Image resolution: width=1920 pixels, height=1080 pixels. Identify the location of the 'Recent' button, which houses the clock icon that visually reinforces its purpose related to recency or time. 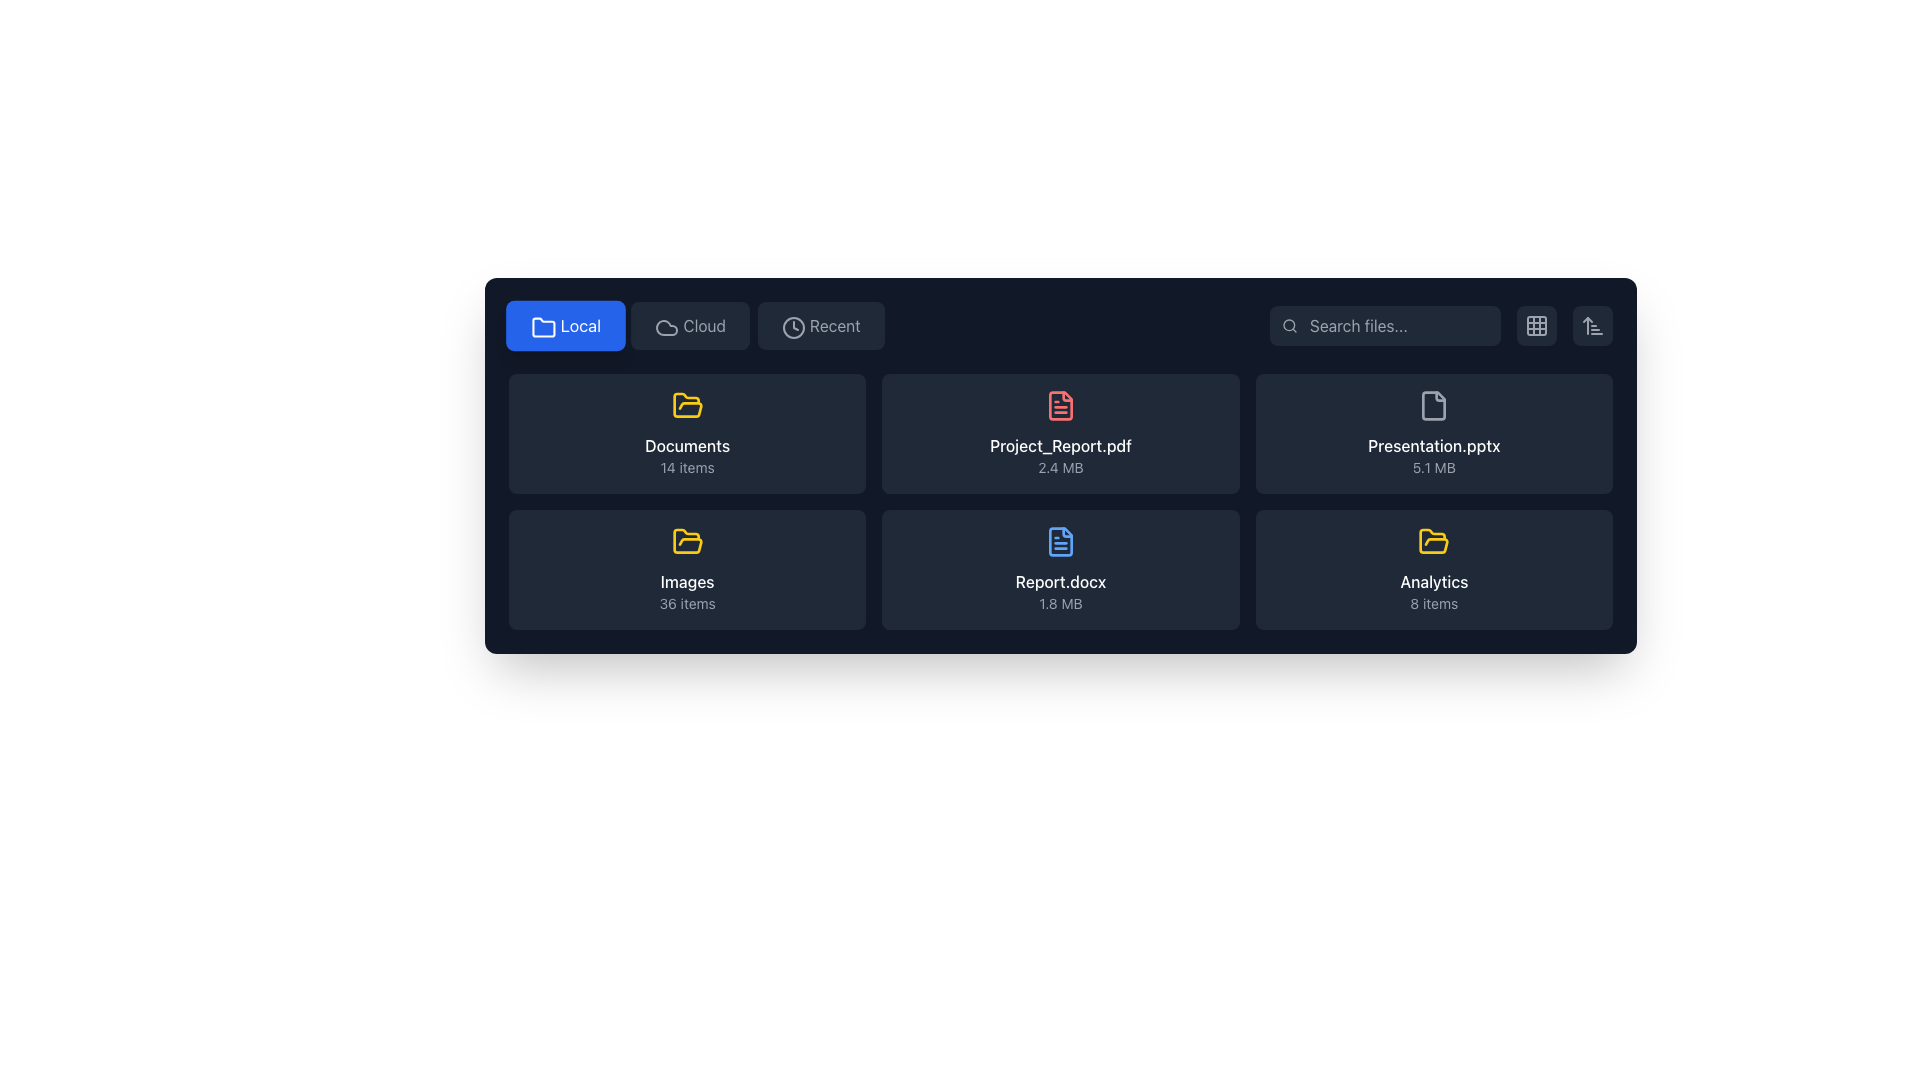
(791, 325).